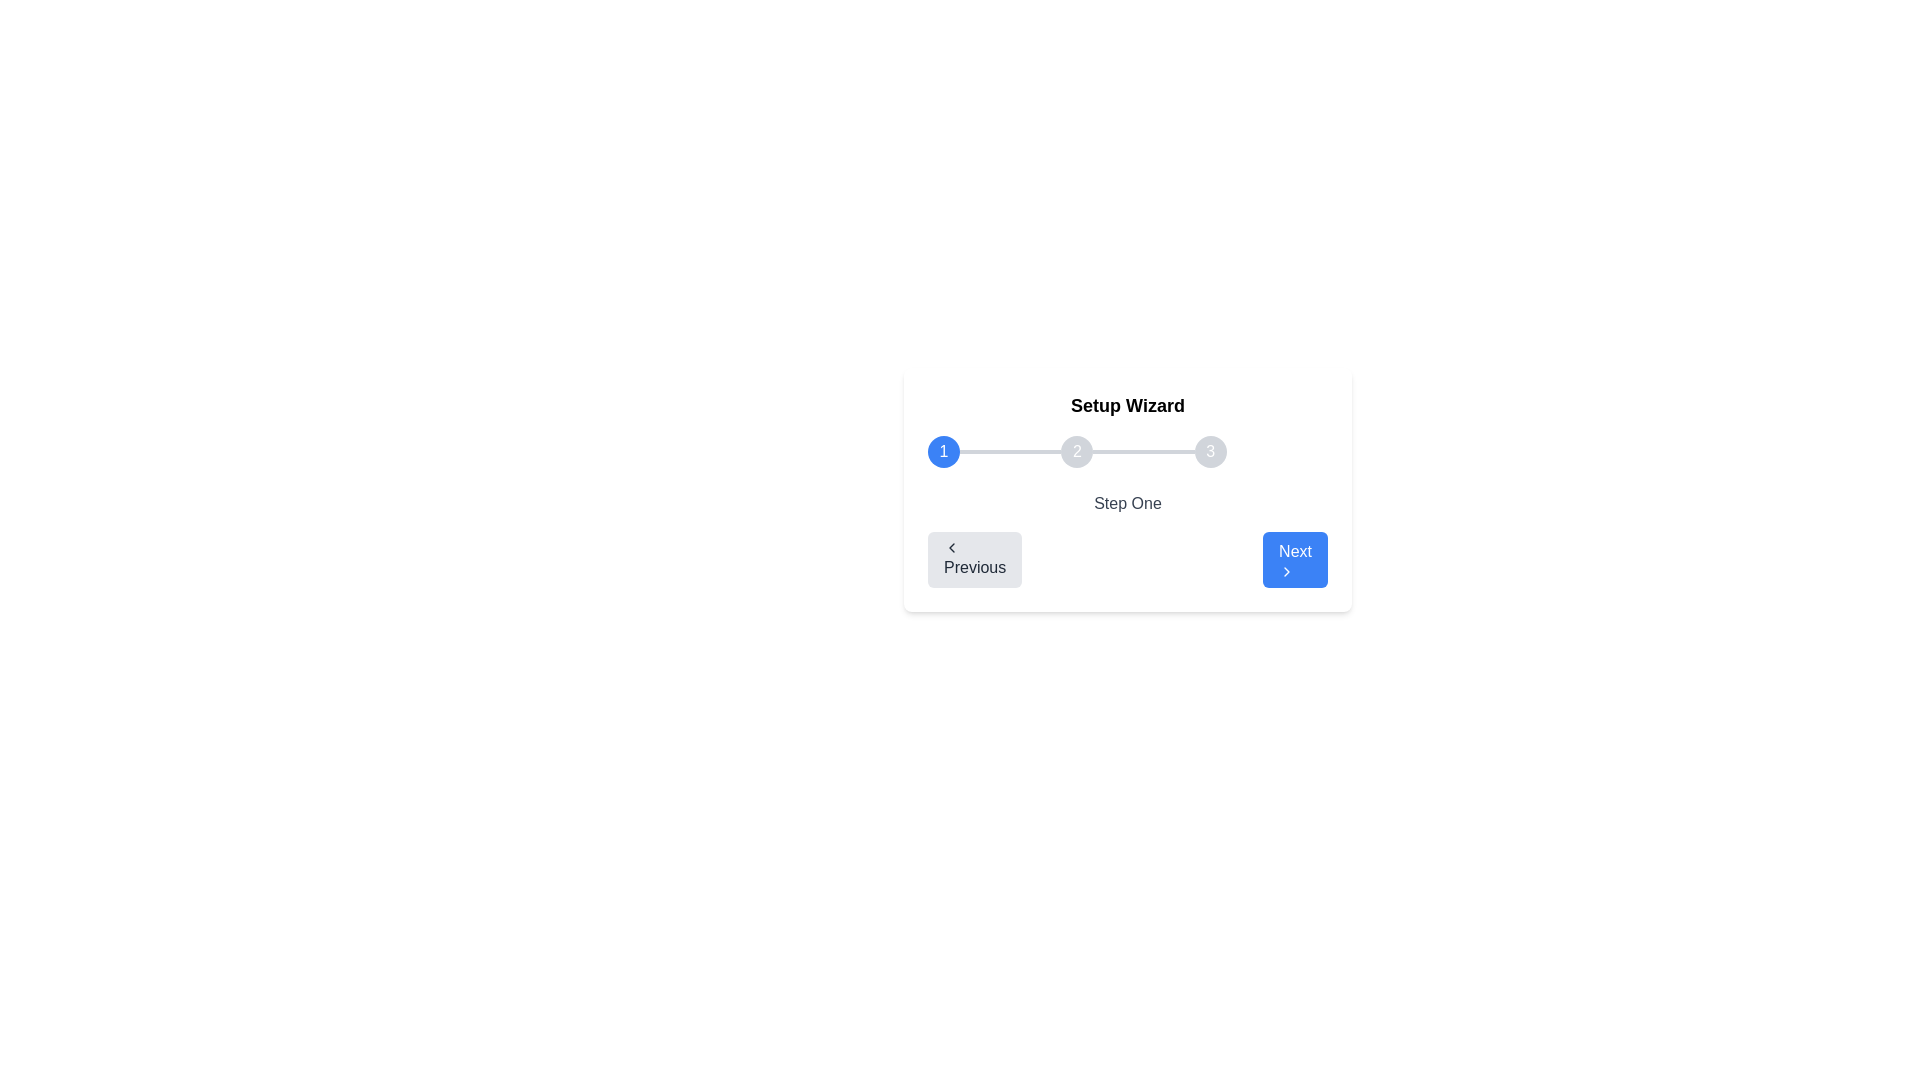 The height and width of the screenshot is (1080, 1920). What do you see at coordinates (1128, 451) in the screenshot?
I see `second step progress indicator element which is a circular indicator with the number '2', located in the horizontal step progress bar` at bounding box center [1128, 451].